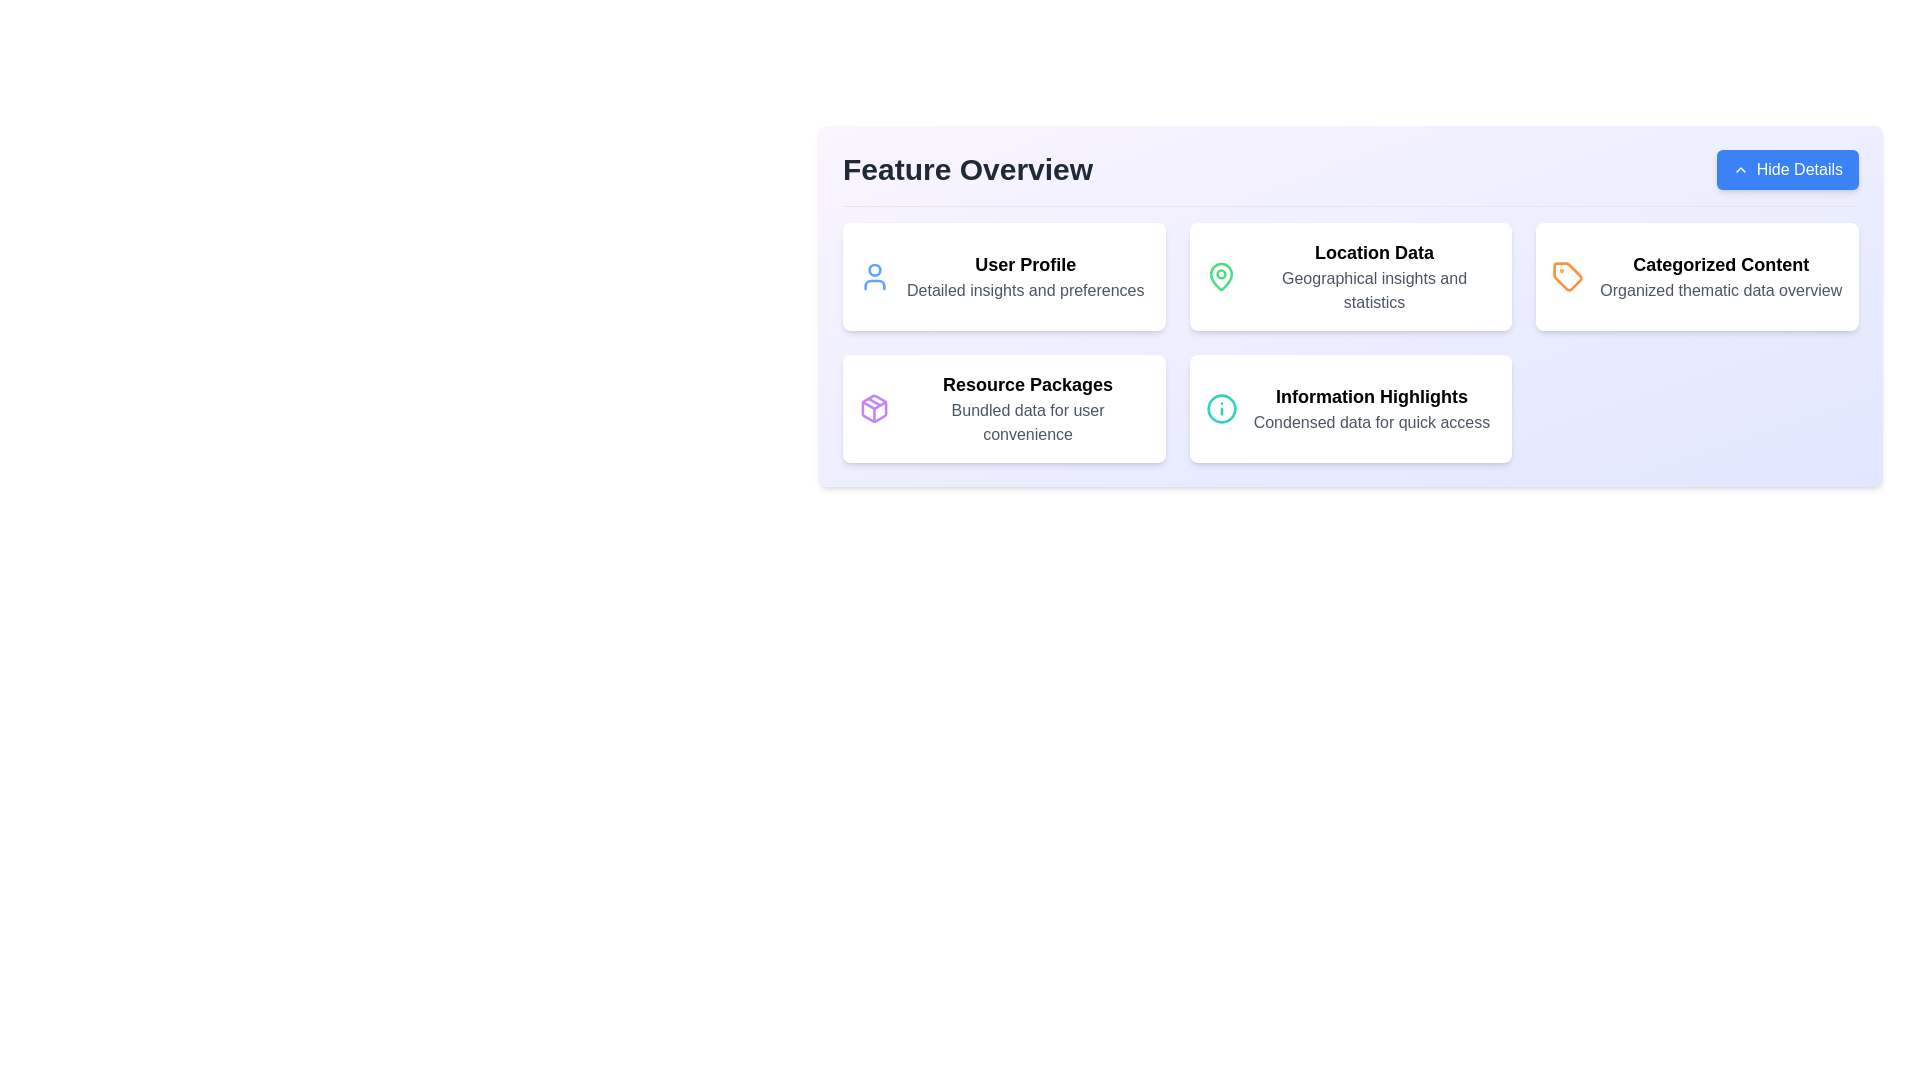 The height and width of the screenshot is (1080, 1920). What do you see at coordinates (1350, 277) in the screenshot?
I see `the middle card in the top row of the grid layout under the 'Feature Overview' section, located between 'User Profile' and 'Categorized Content'` at bounding box center [1350, 277].